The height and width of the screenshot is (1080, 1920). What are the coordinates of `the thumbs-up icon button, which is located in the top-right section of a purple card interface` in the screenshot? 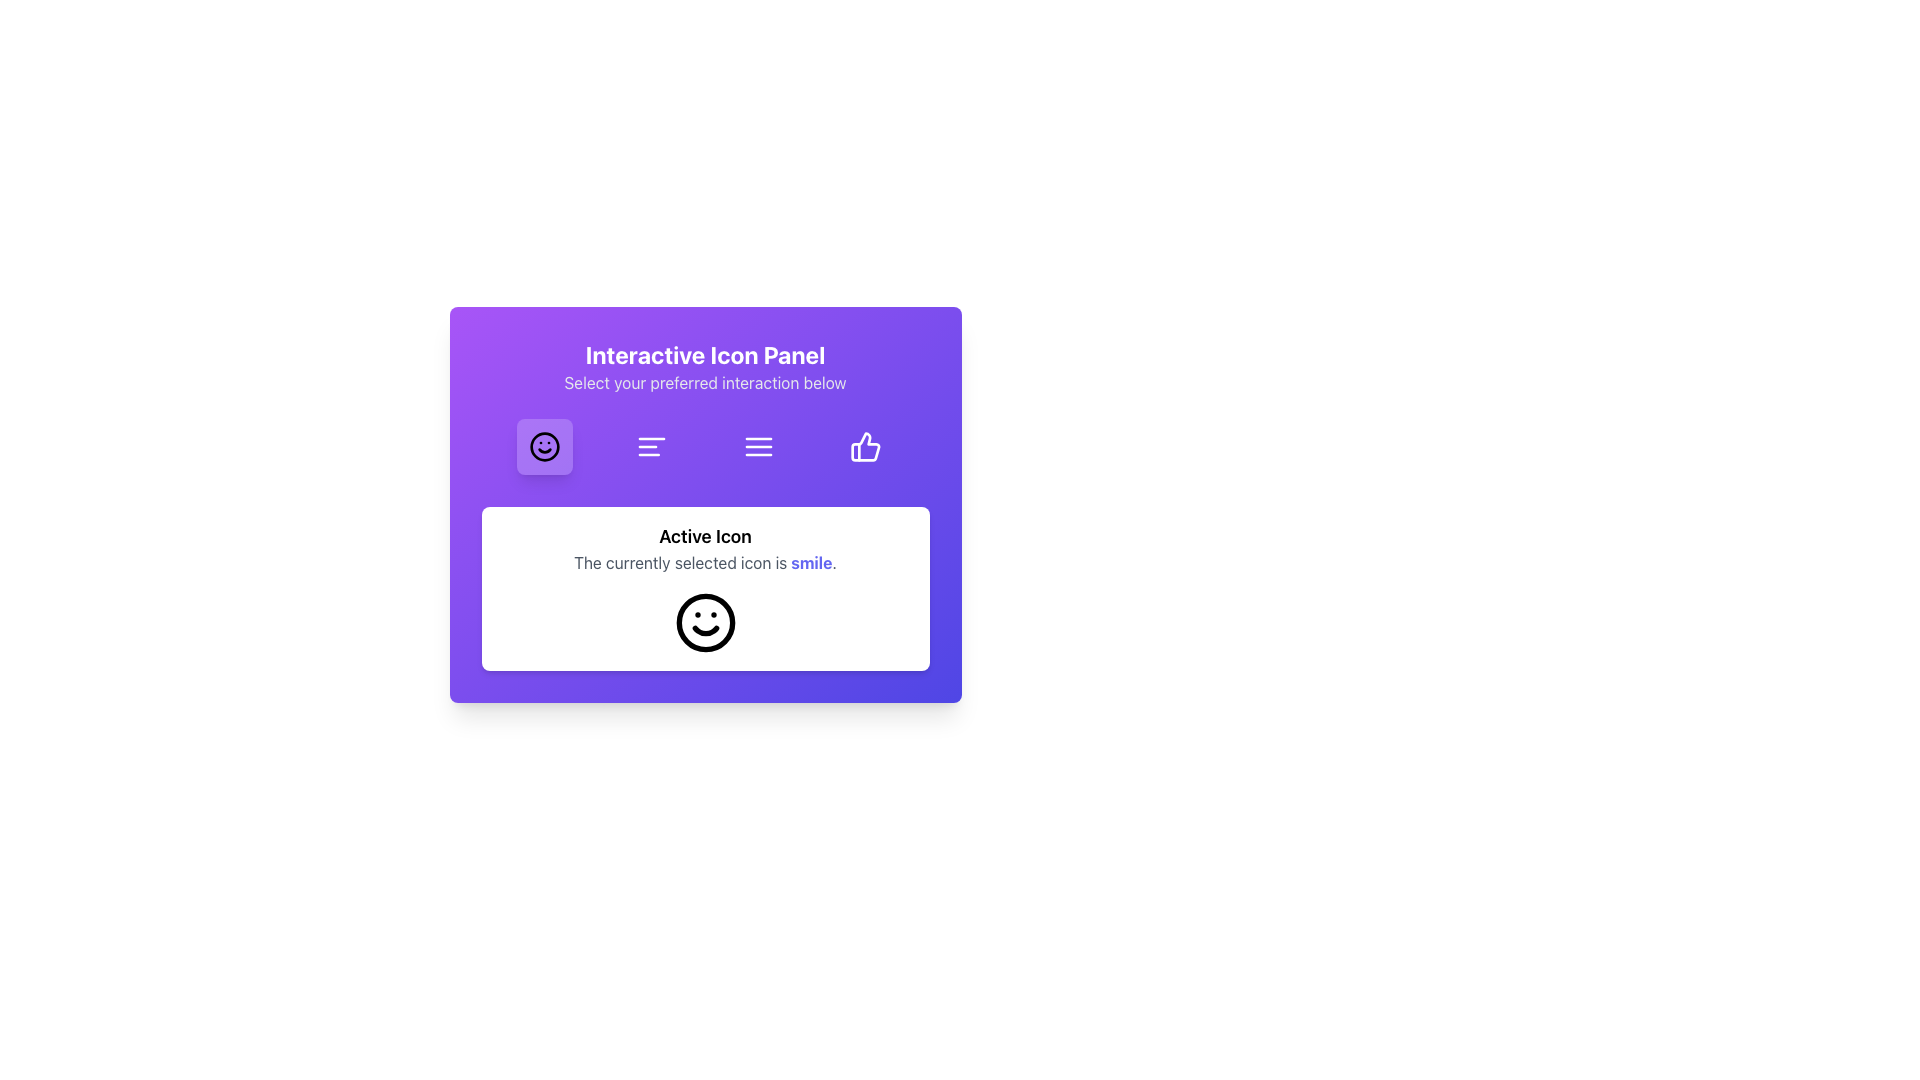 It's located at (866, 446).